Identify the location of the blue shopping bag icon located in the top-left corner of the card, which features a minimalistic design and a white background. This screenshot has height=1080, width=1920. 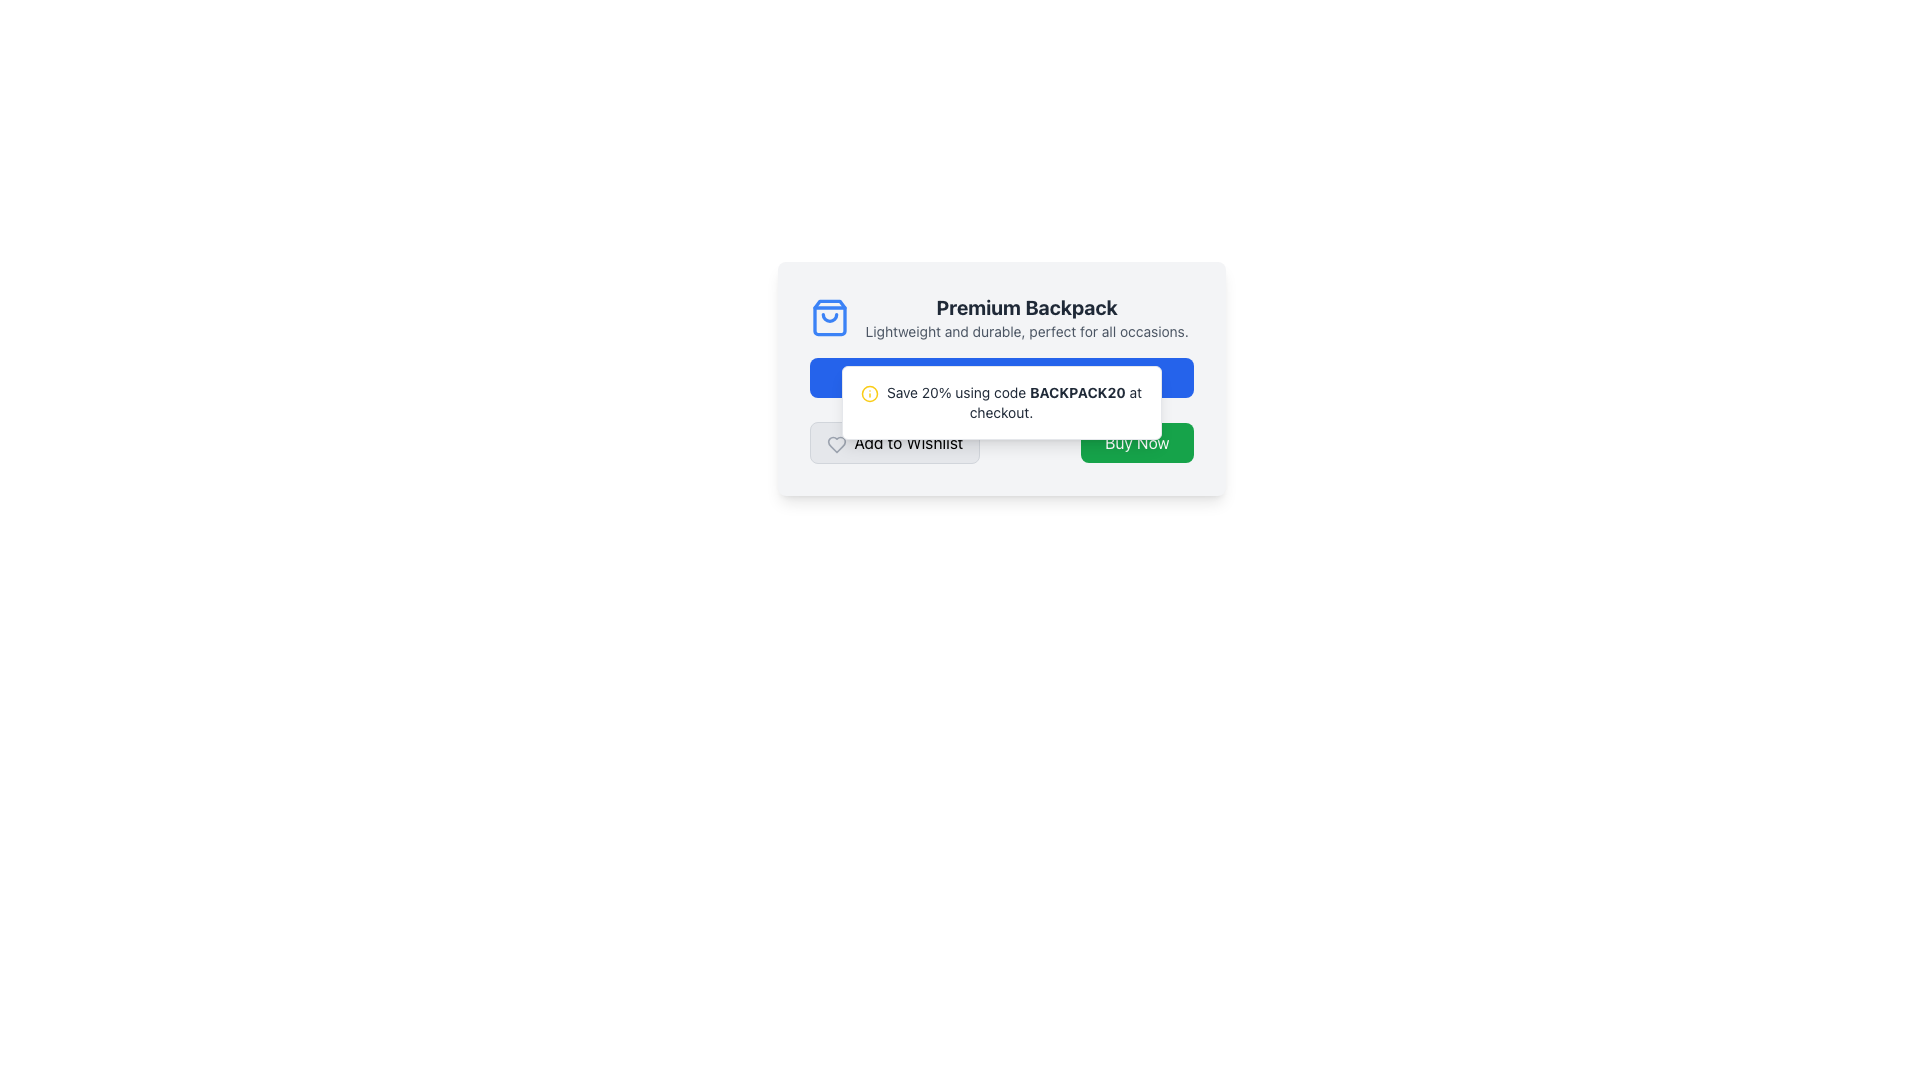
(829, 316).